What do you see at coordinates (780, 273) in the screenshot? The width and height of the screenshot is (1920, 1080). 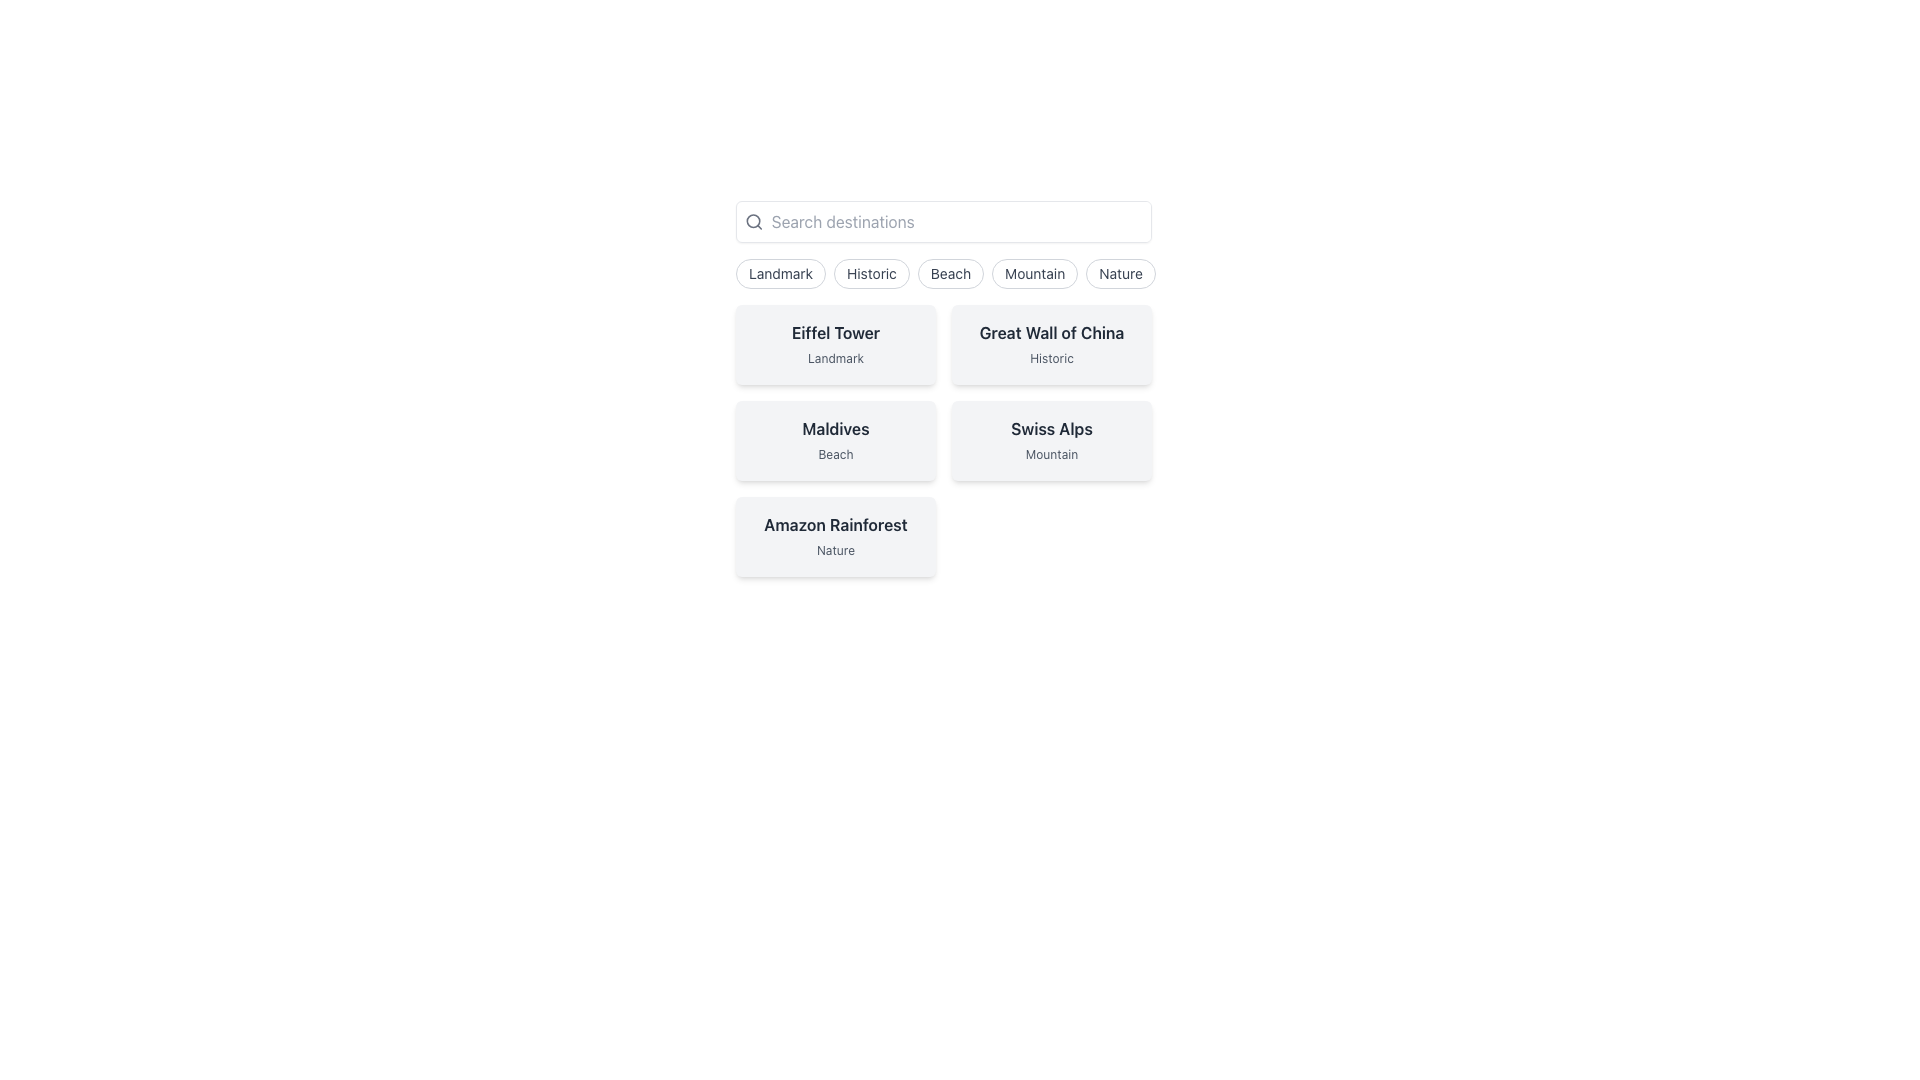 I see `the 'Landmark' category button, which is a pill-shaped button with a white background and gray text, located at the top of the interface` at bounding box center [780, 273].